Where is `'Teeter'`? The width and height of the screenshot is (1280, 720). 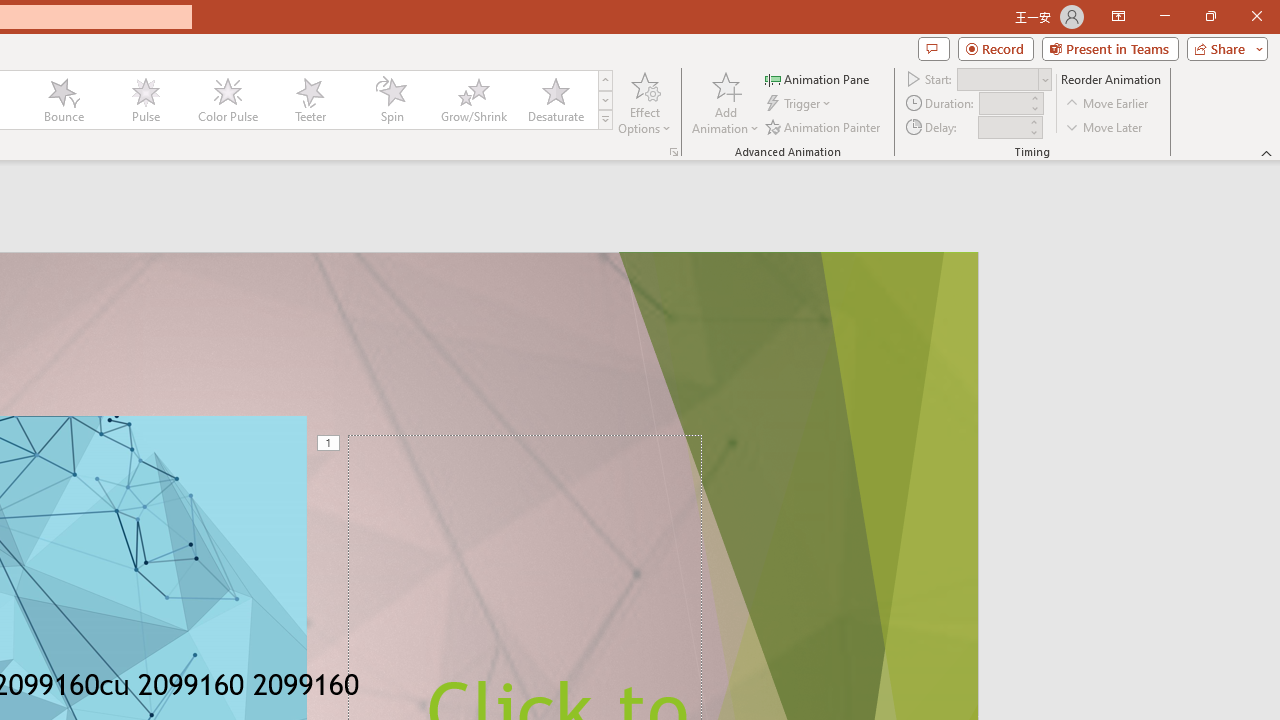 'Teeter' is located at coordinates (308, 100).